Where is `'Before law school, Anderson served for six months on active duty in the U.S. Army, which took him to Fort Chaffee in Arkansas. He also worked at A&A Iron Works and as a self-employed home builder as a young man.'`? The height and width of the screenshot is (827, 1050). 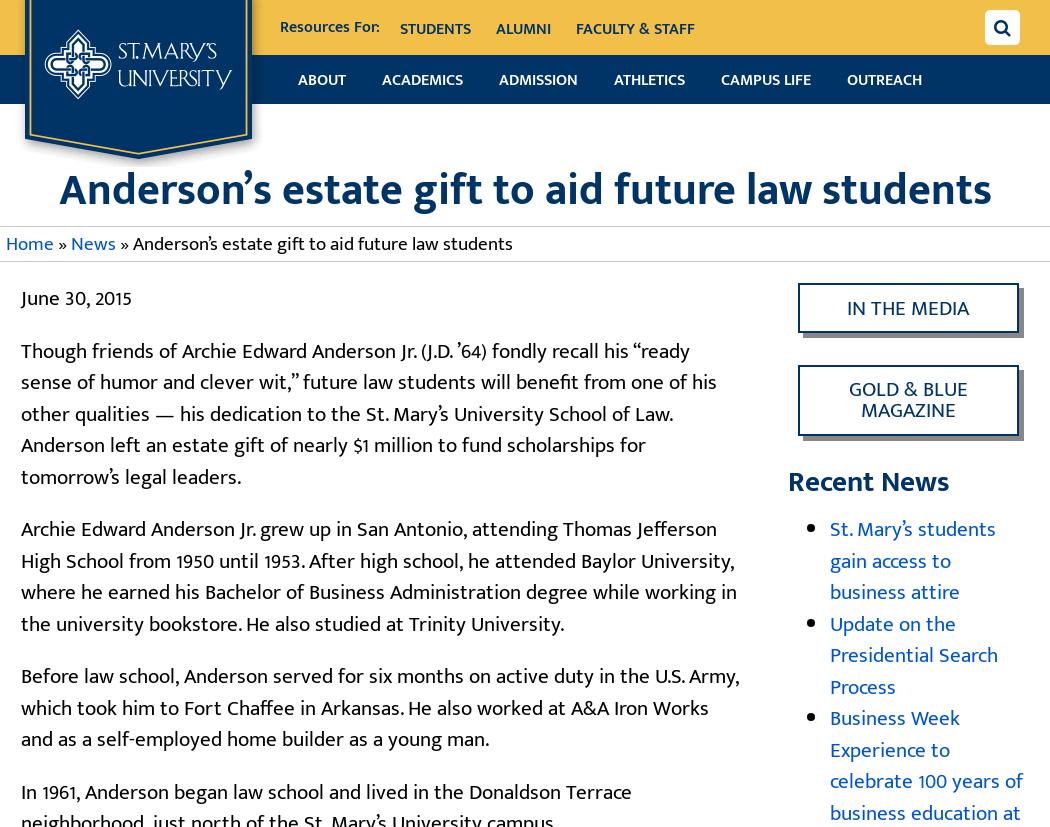
'Before law school, Anderson served for six months on active duty in the U.S. Army, which took him to Fort Chaffee in Arkansas. He also worked at A&A Iron Works and as a self-employed home builder as a young man.' is located at coordinates (379, 707).